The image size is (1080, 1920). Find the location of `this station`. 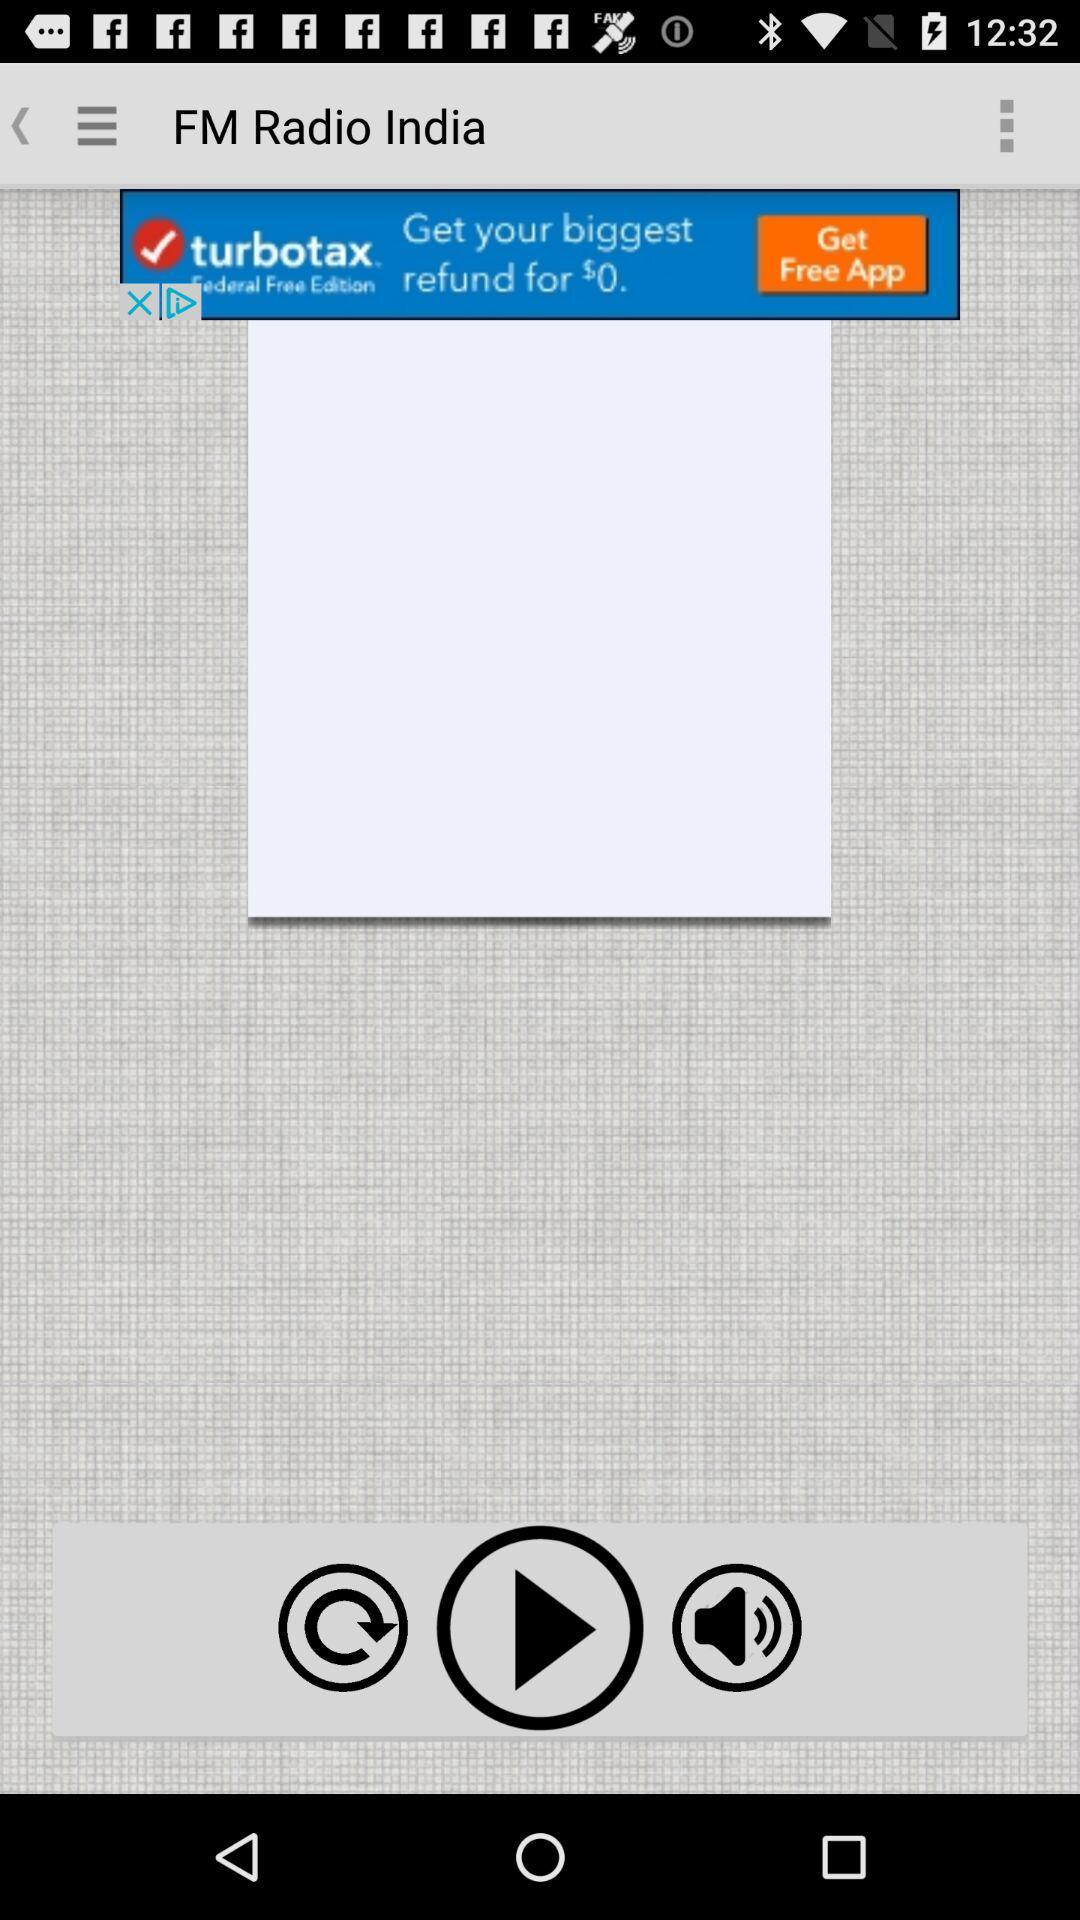

this station is located at coordinates (540, 1628).